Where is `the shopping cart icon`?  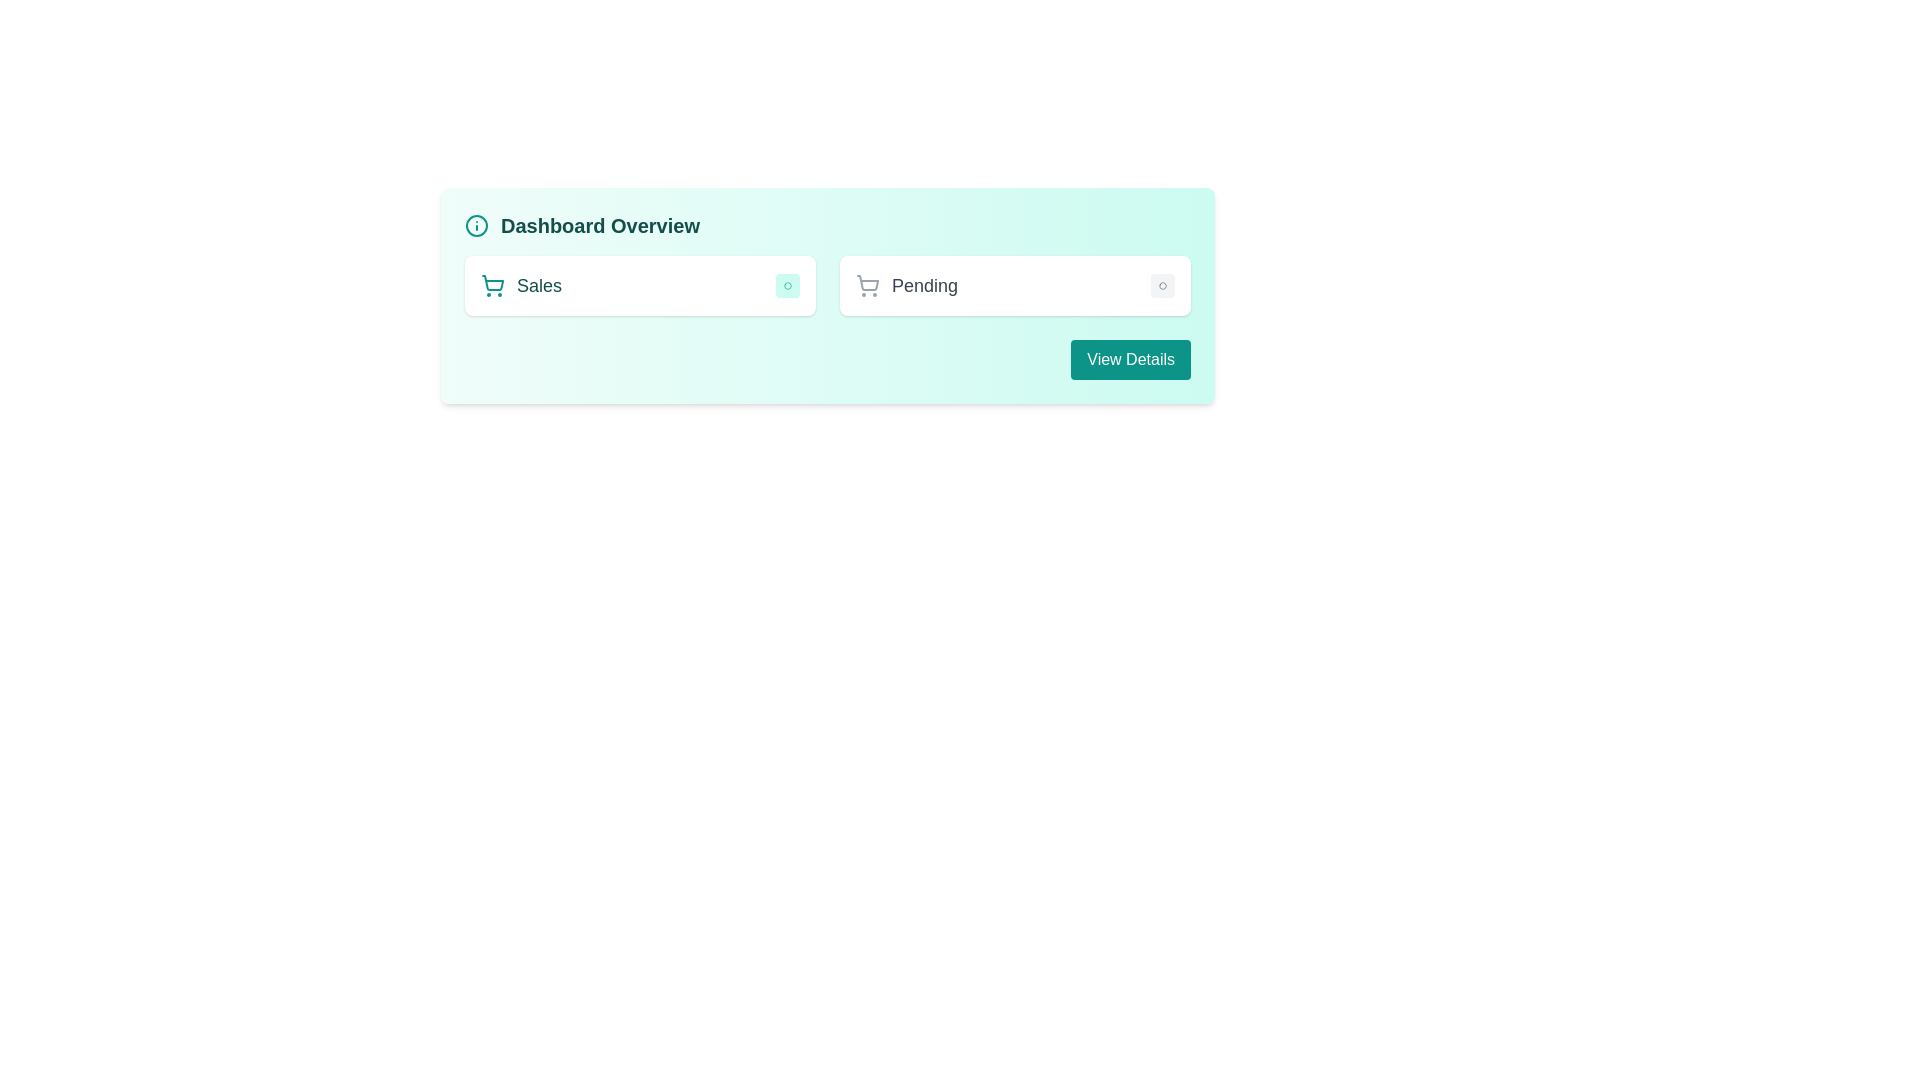 the shopping cart icon is located at coordinates (868, 285).